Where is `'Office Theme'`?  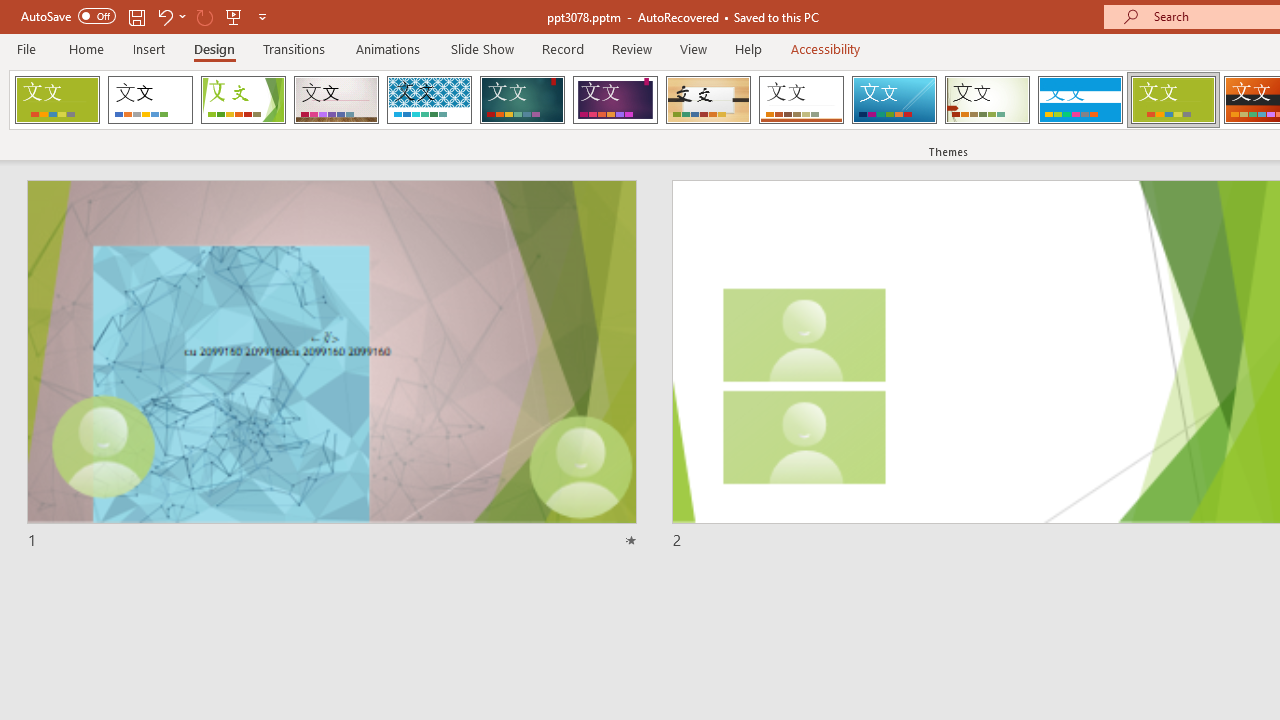 'Office Theme' is located at coordinates (149, 100).